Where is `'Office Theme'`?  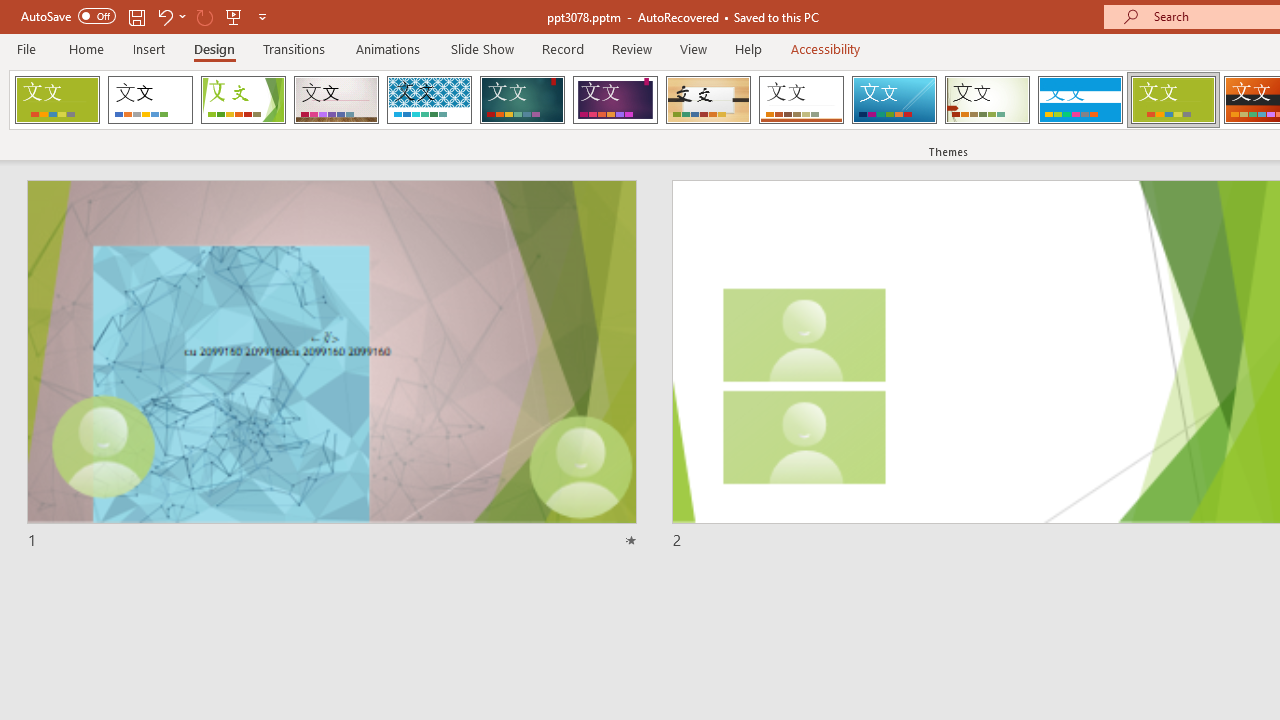 'Office Theme' is located at coordinates (149, 100).